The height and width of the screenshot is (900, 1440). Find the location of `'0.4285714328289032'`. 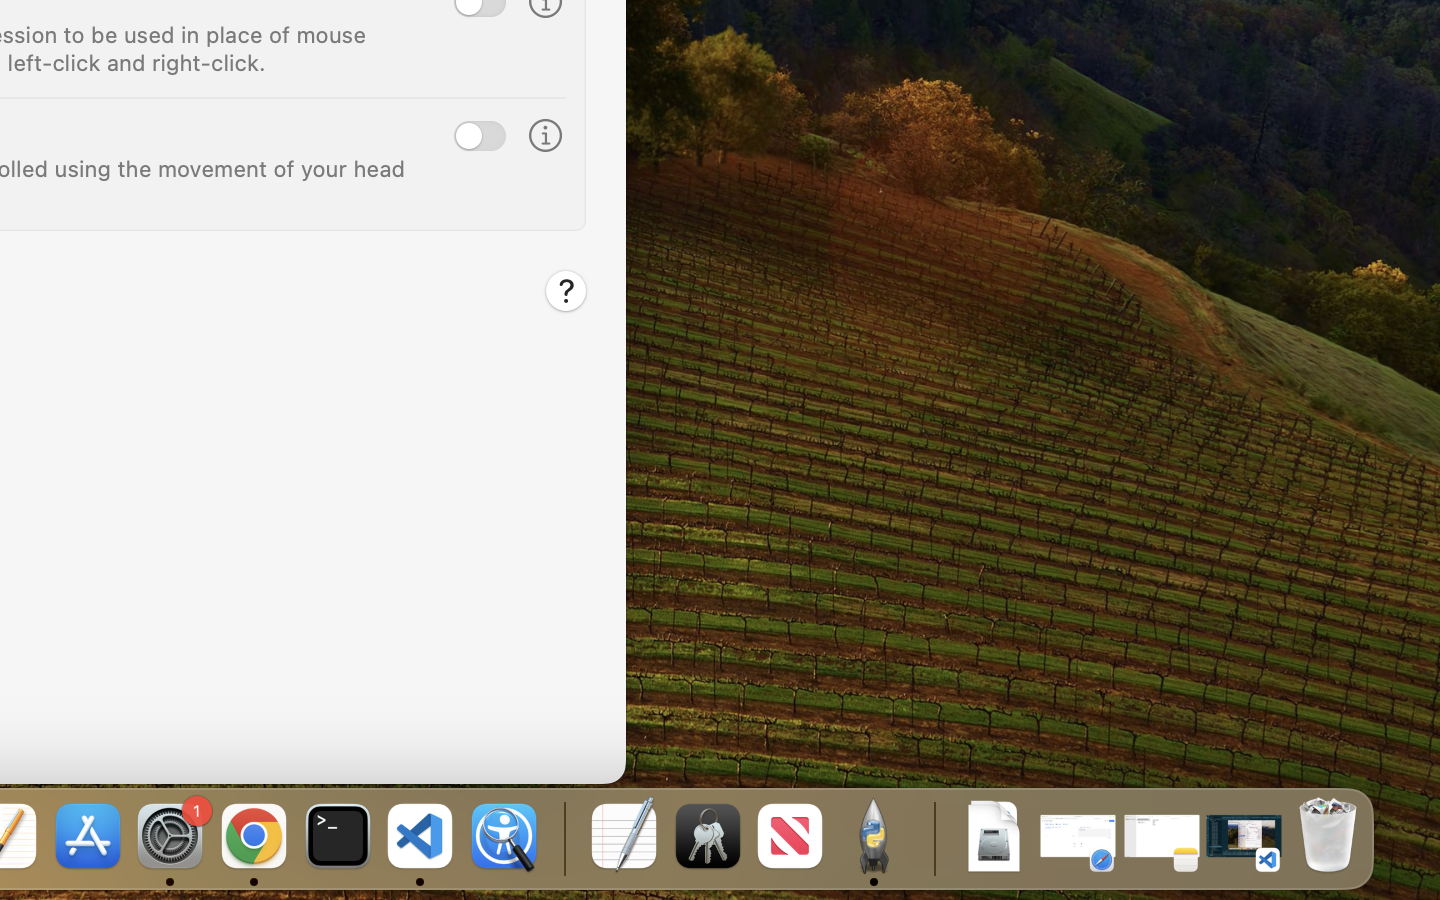

'0.4285714328289032' is located at coordinates (562, 837).